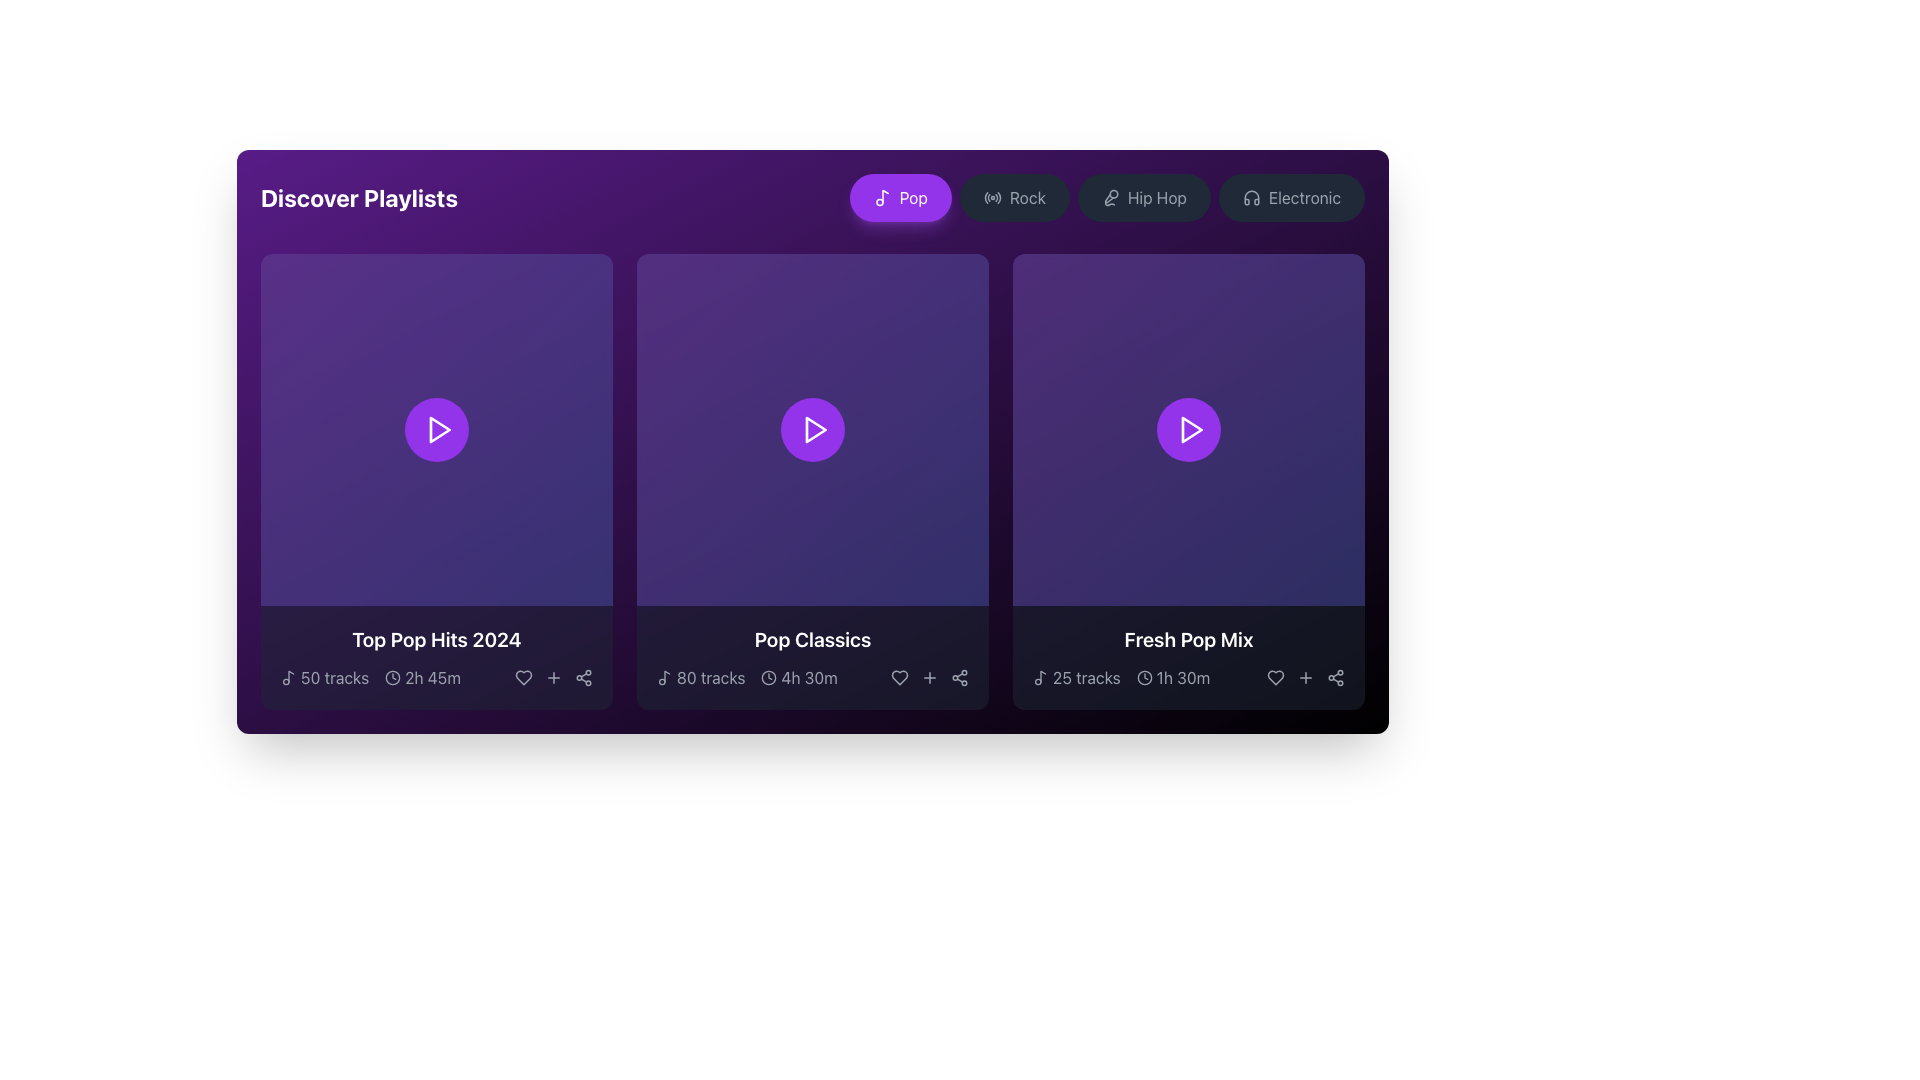  Describe the element at coordinates (421, 677) in the screenshot. I see `the clock icon next to the text '2h 45m', which indicates a time duration in the 'Top Pop Hits 2024' playlist grouping` at that location.